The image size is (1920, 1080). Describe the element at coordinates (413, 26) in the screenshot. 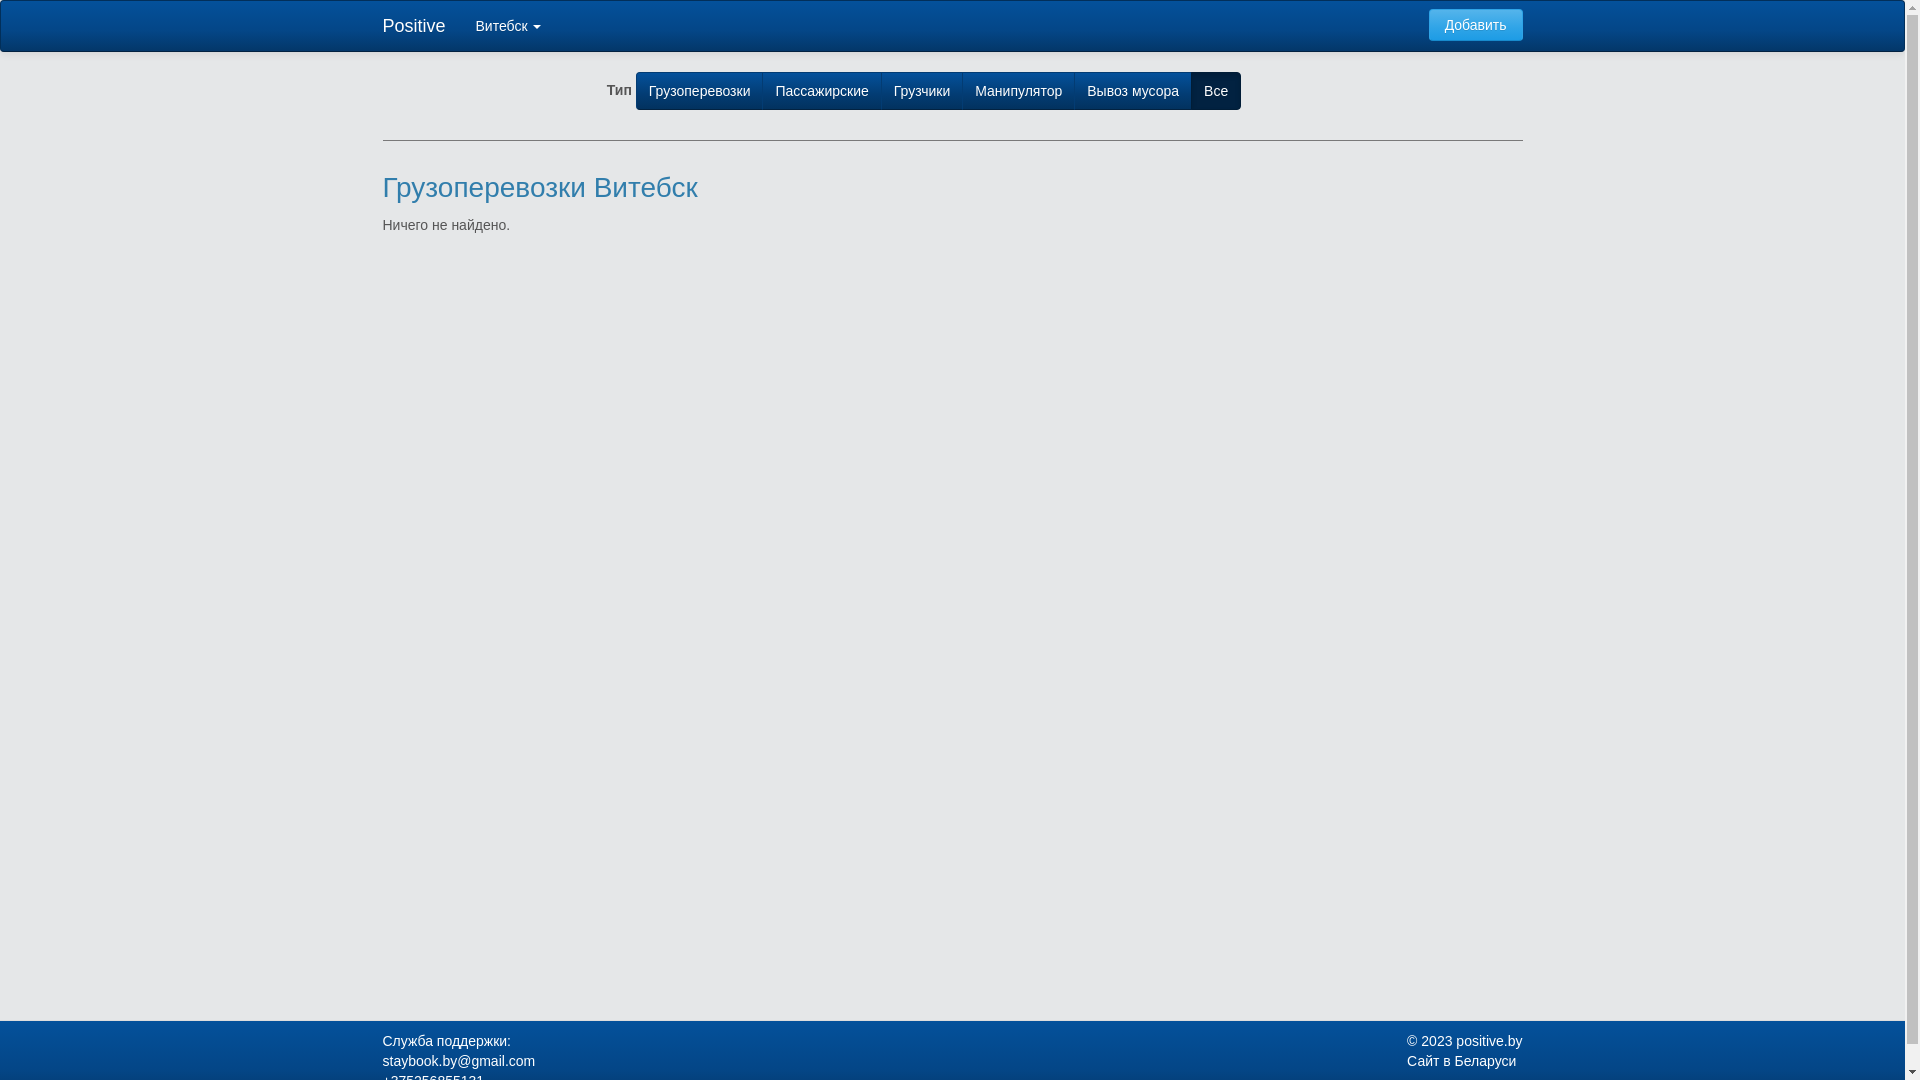

I see `'Positive'` at that location.